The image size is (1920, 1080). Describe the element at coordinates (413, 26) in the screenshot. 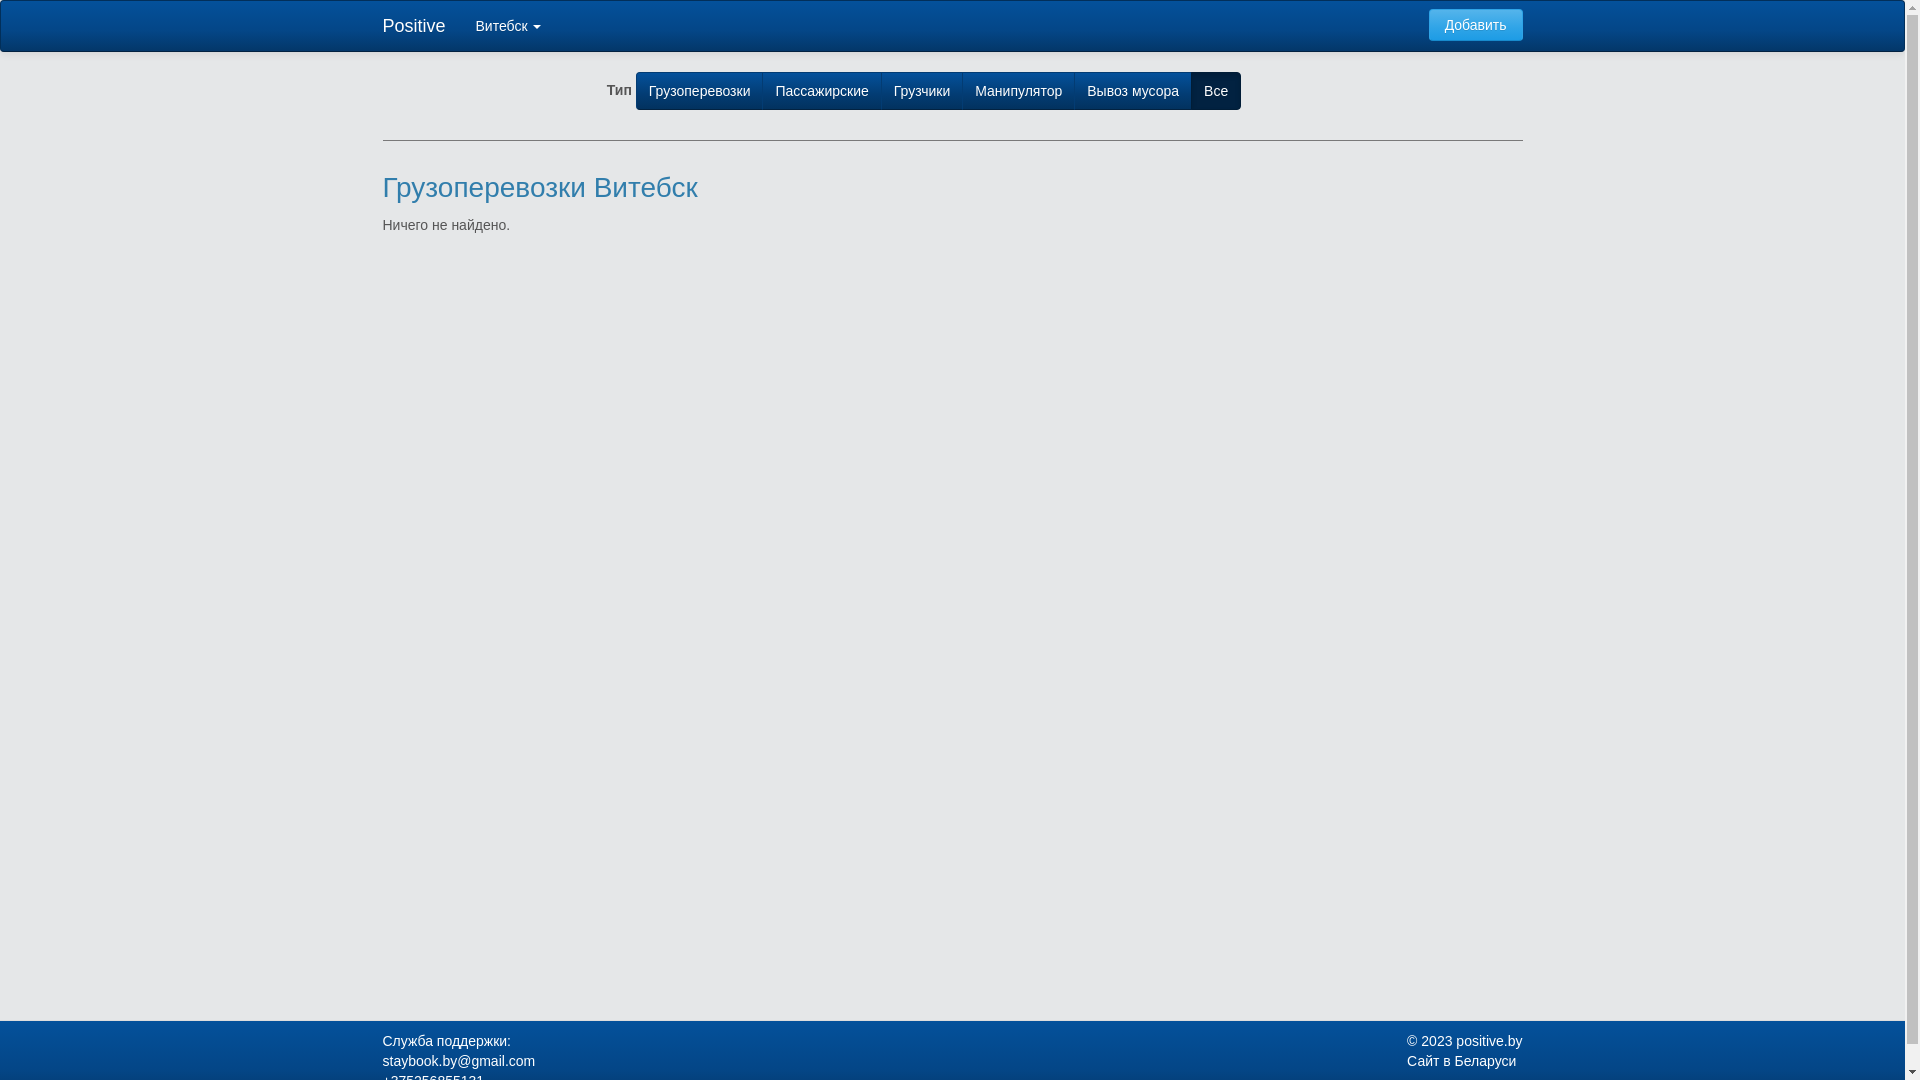

I see `'Positive'` at that location.